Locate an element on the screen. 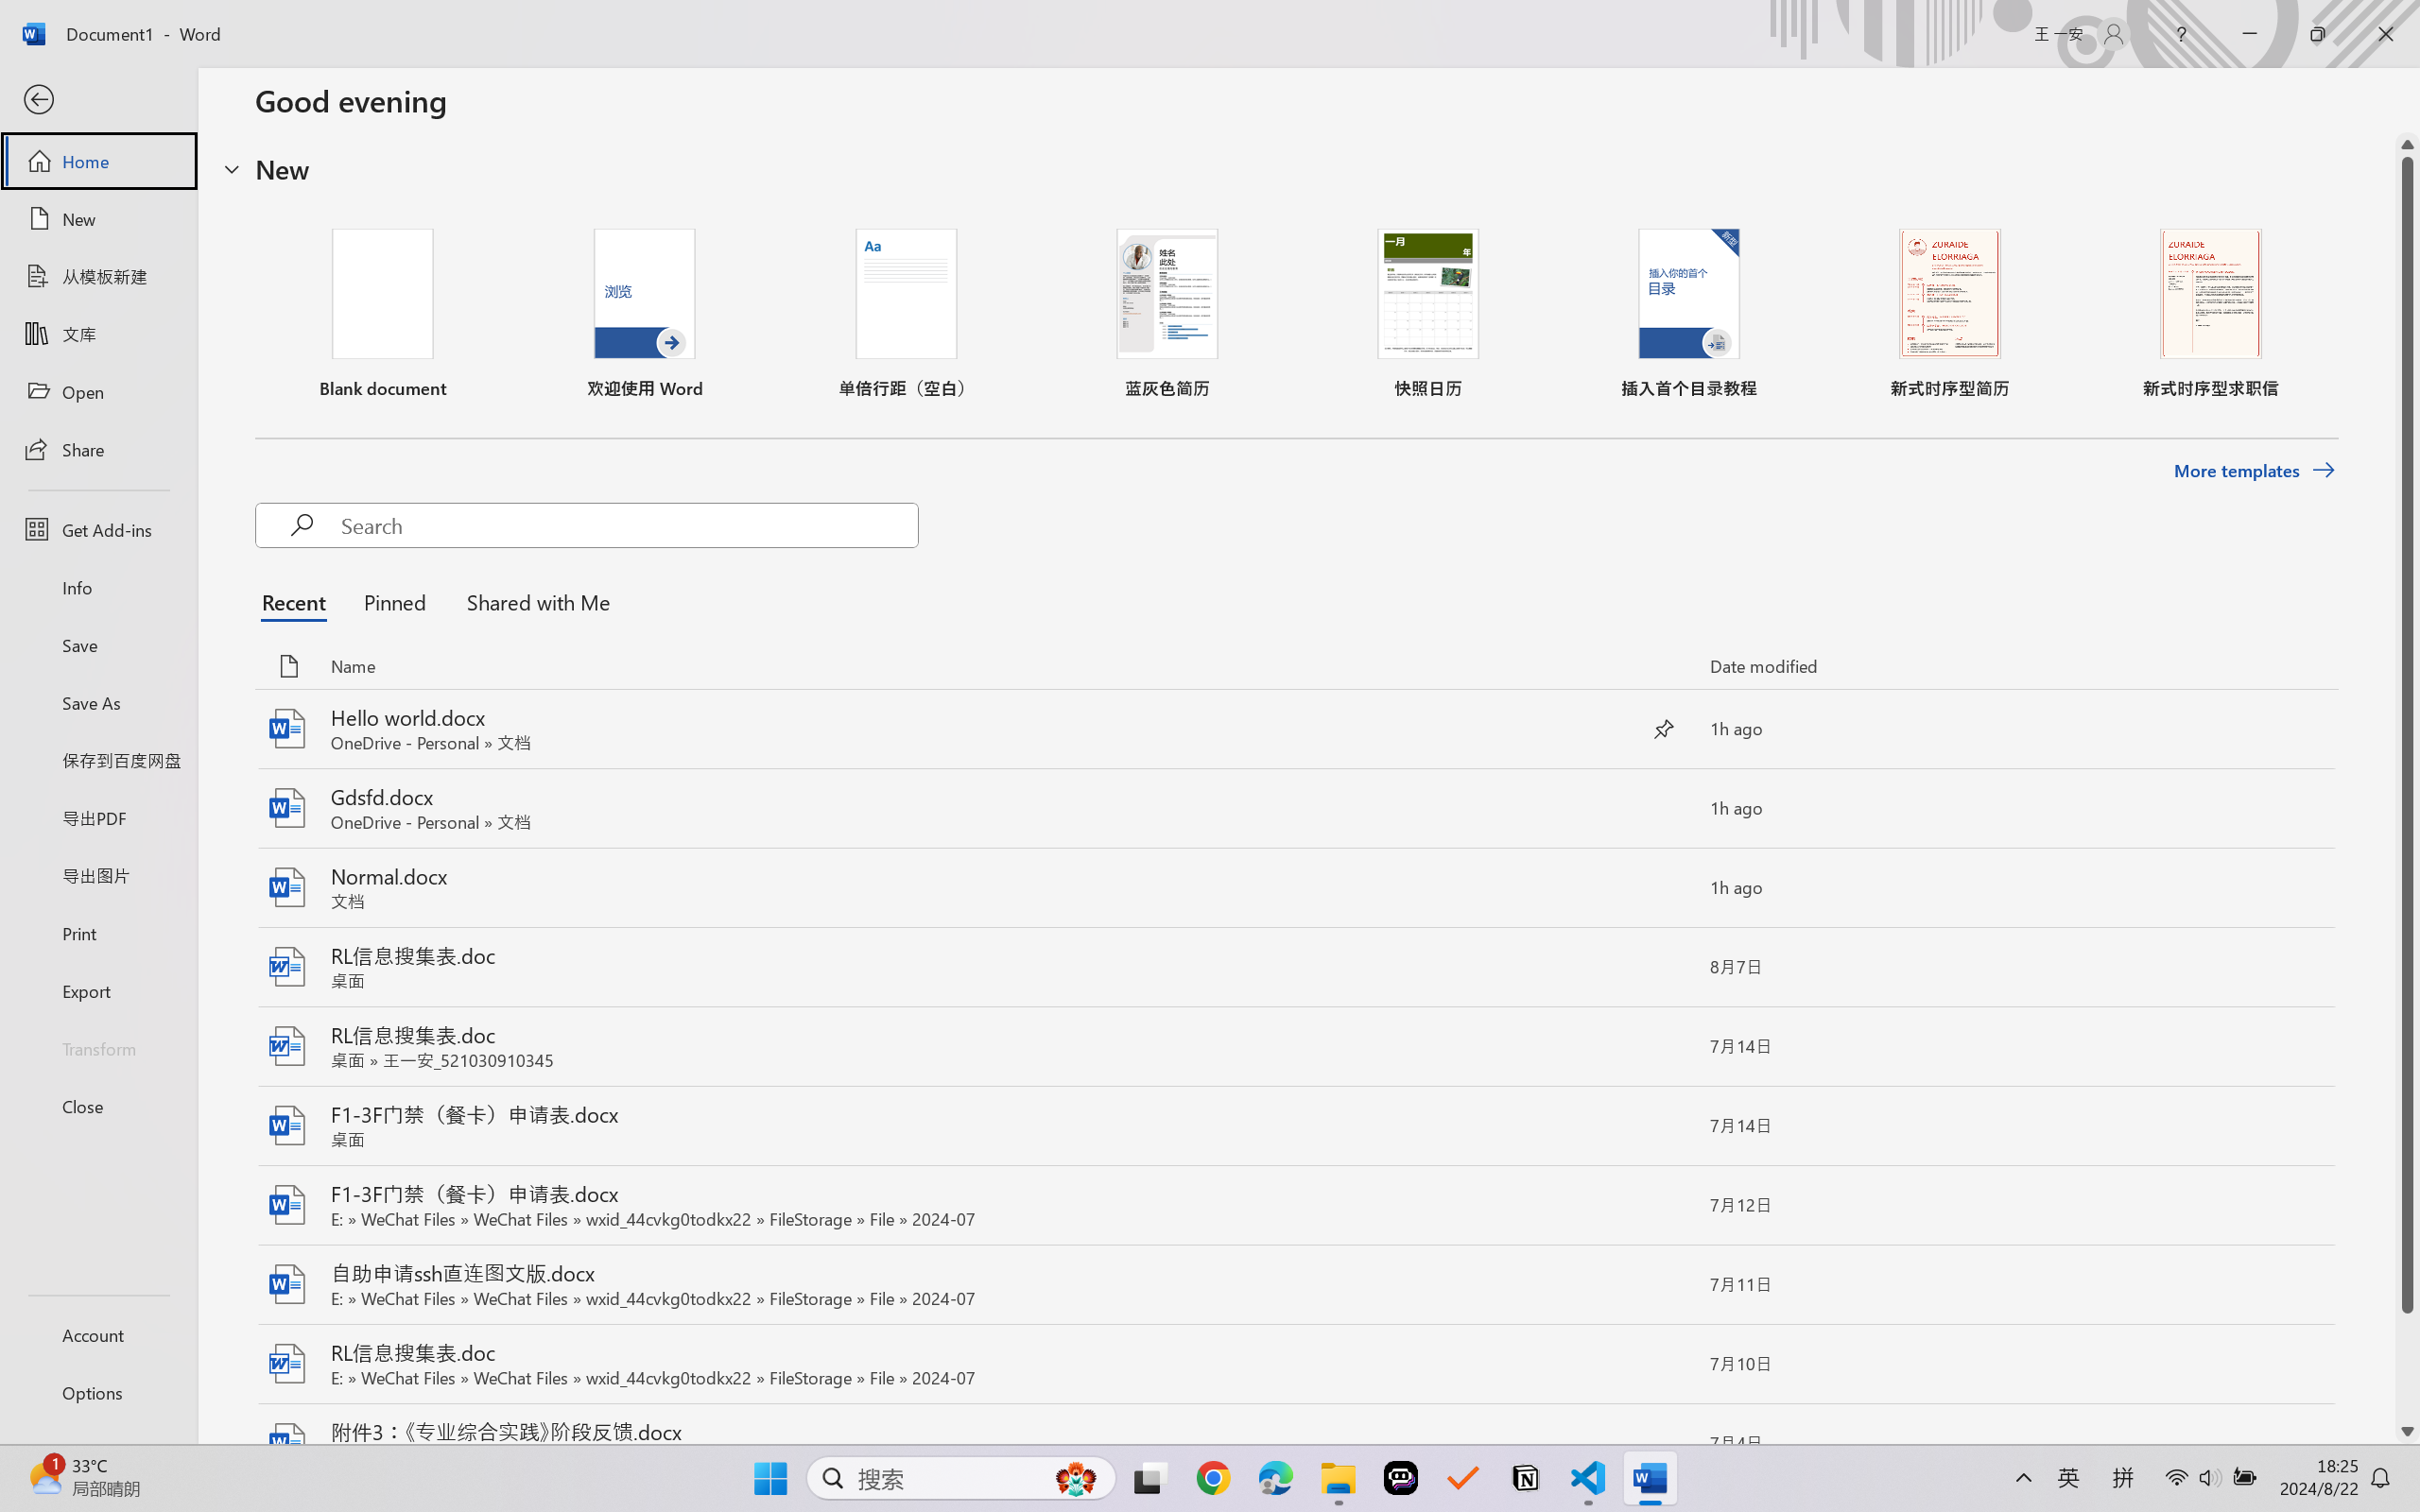 The width and height of the screenshot is (2420, 1512). 'Blank document' is located at coordinates (382, 314).